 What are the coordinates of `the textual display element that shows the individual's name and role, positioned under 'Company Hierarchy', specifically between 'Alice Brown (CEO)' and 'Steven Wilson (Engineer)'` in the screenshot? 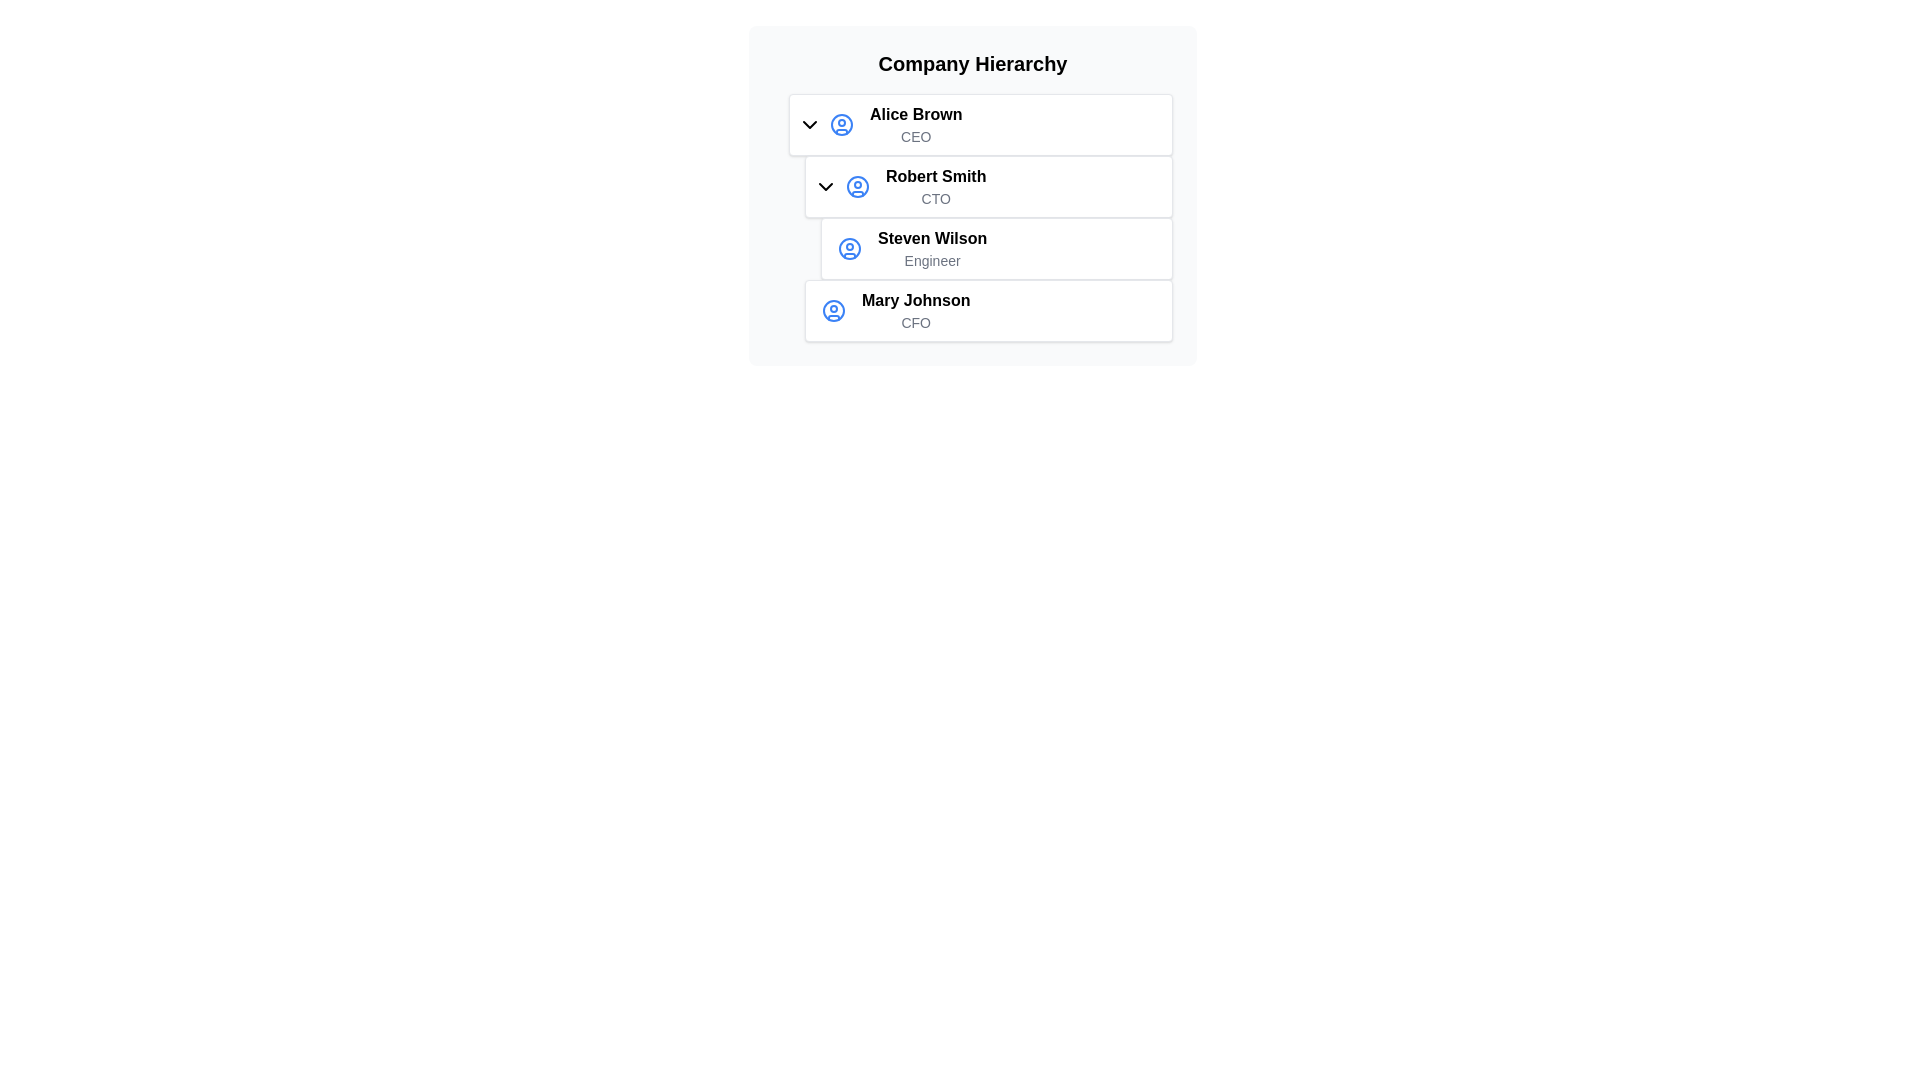 It's located at (935, 186).